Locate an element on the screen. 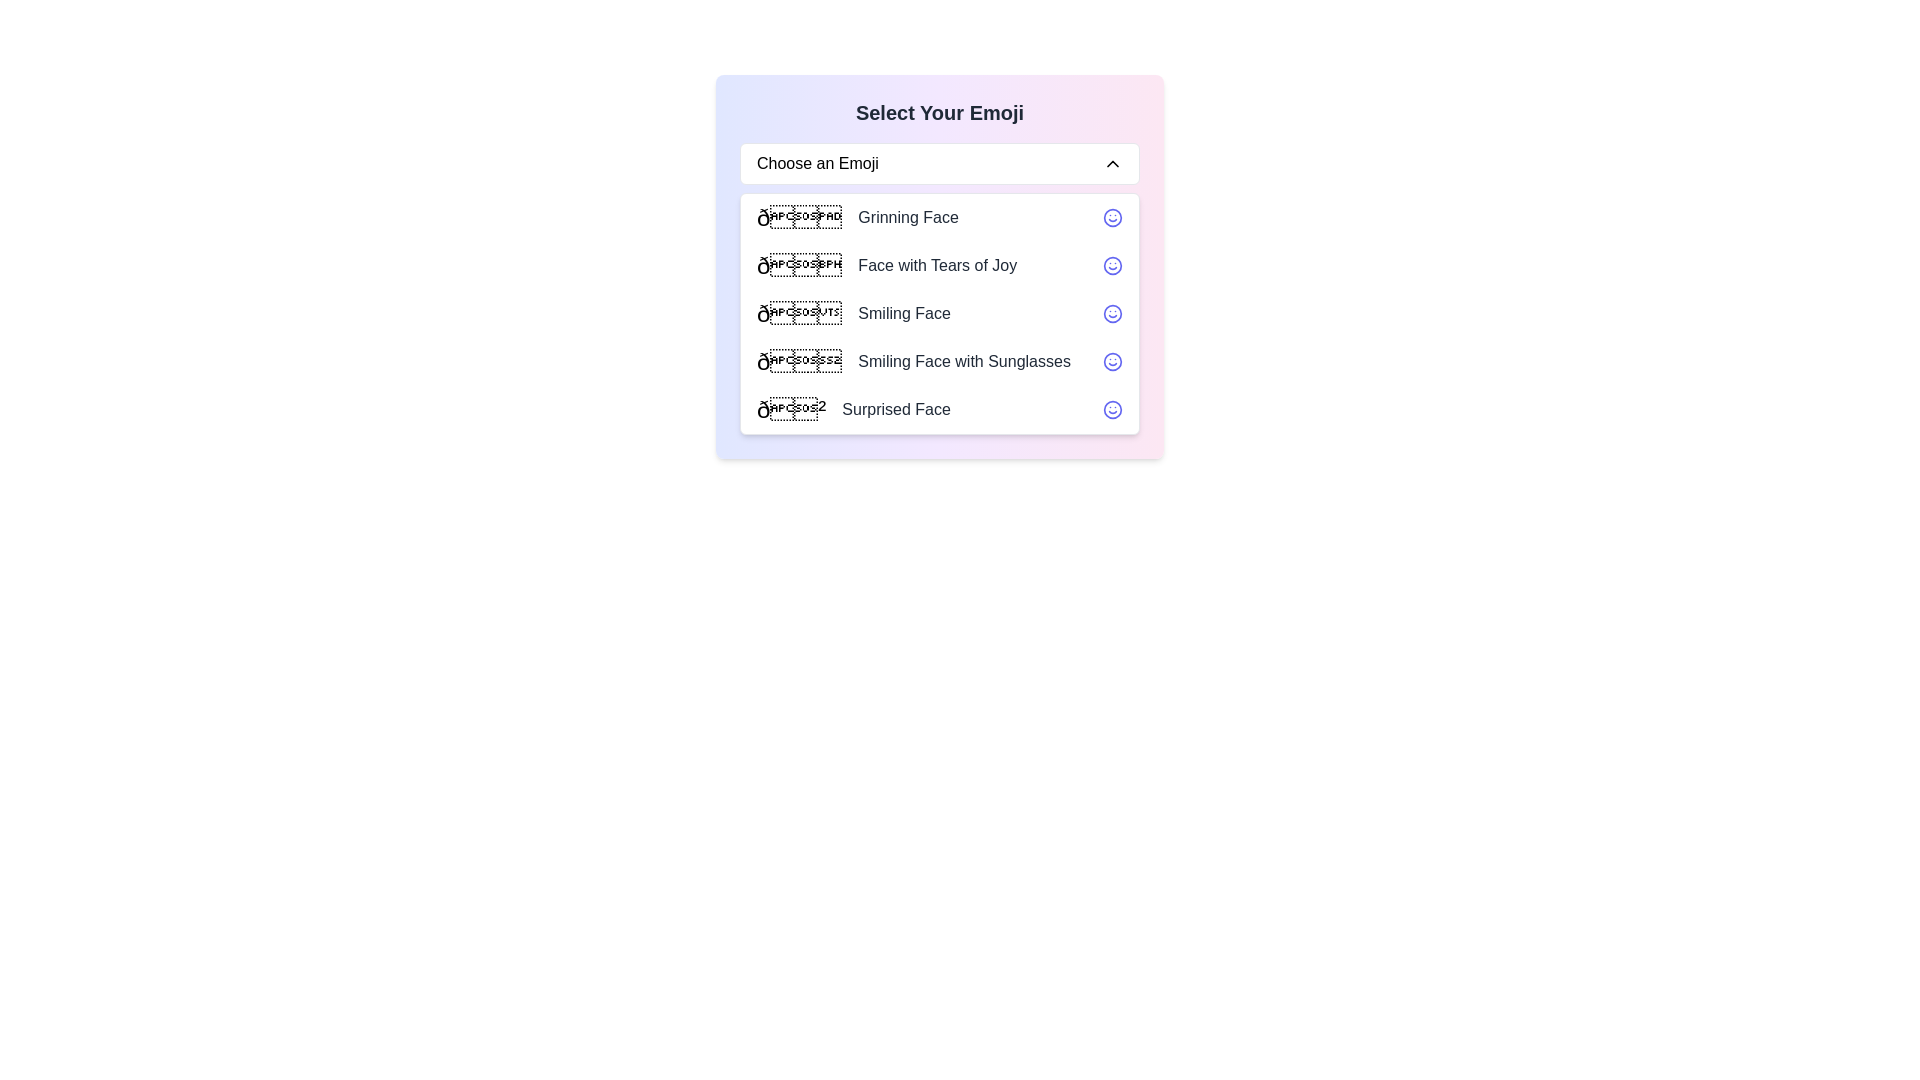 This screenshot has height=1080, width=1920. the 'Face with Tears of Joy' option in the dropdown menu is located at coordinates (939, 265).